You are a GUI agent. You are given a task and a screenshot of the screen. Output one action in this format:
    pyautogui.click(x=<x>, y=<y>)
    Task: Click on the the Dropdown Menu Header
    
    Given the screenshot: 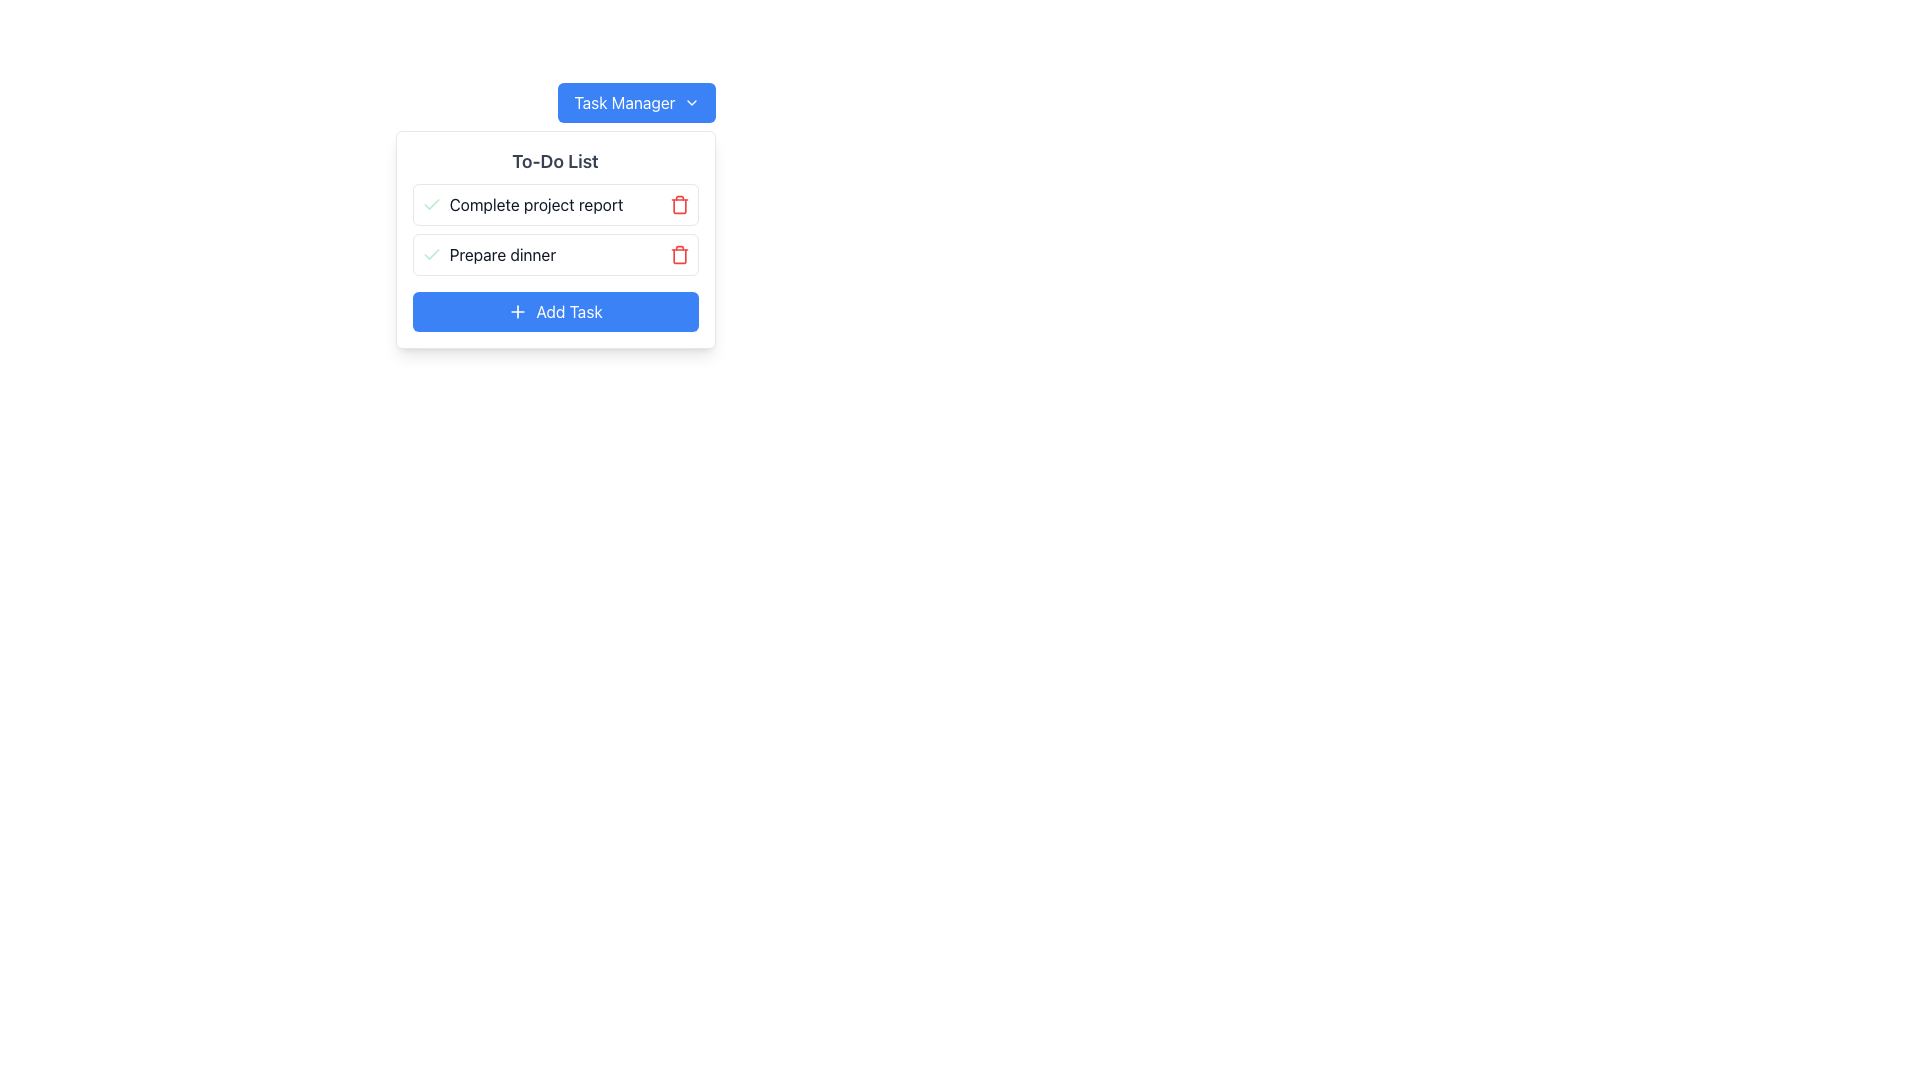 What is the action you would take?
    pyautogui.click(x=636, y=103)
    